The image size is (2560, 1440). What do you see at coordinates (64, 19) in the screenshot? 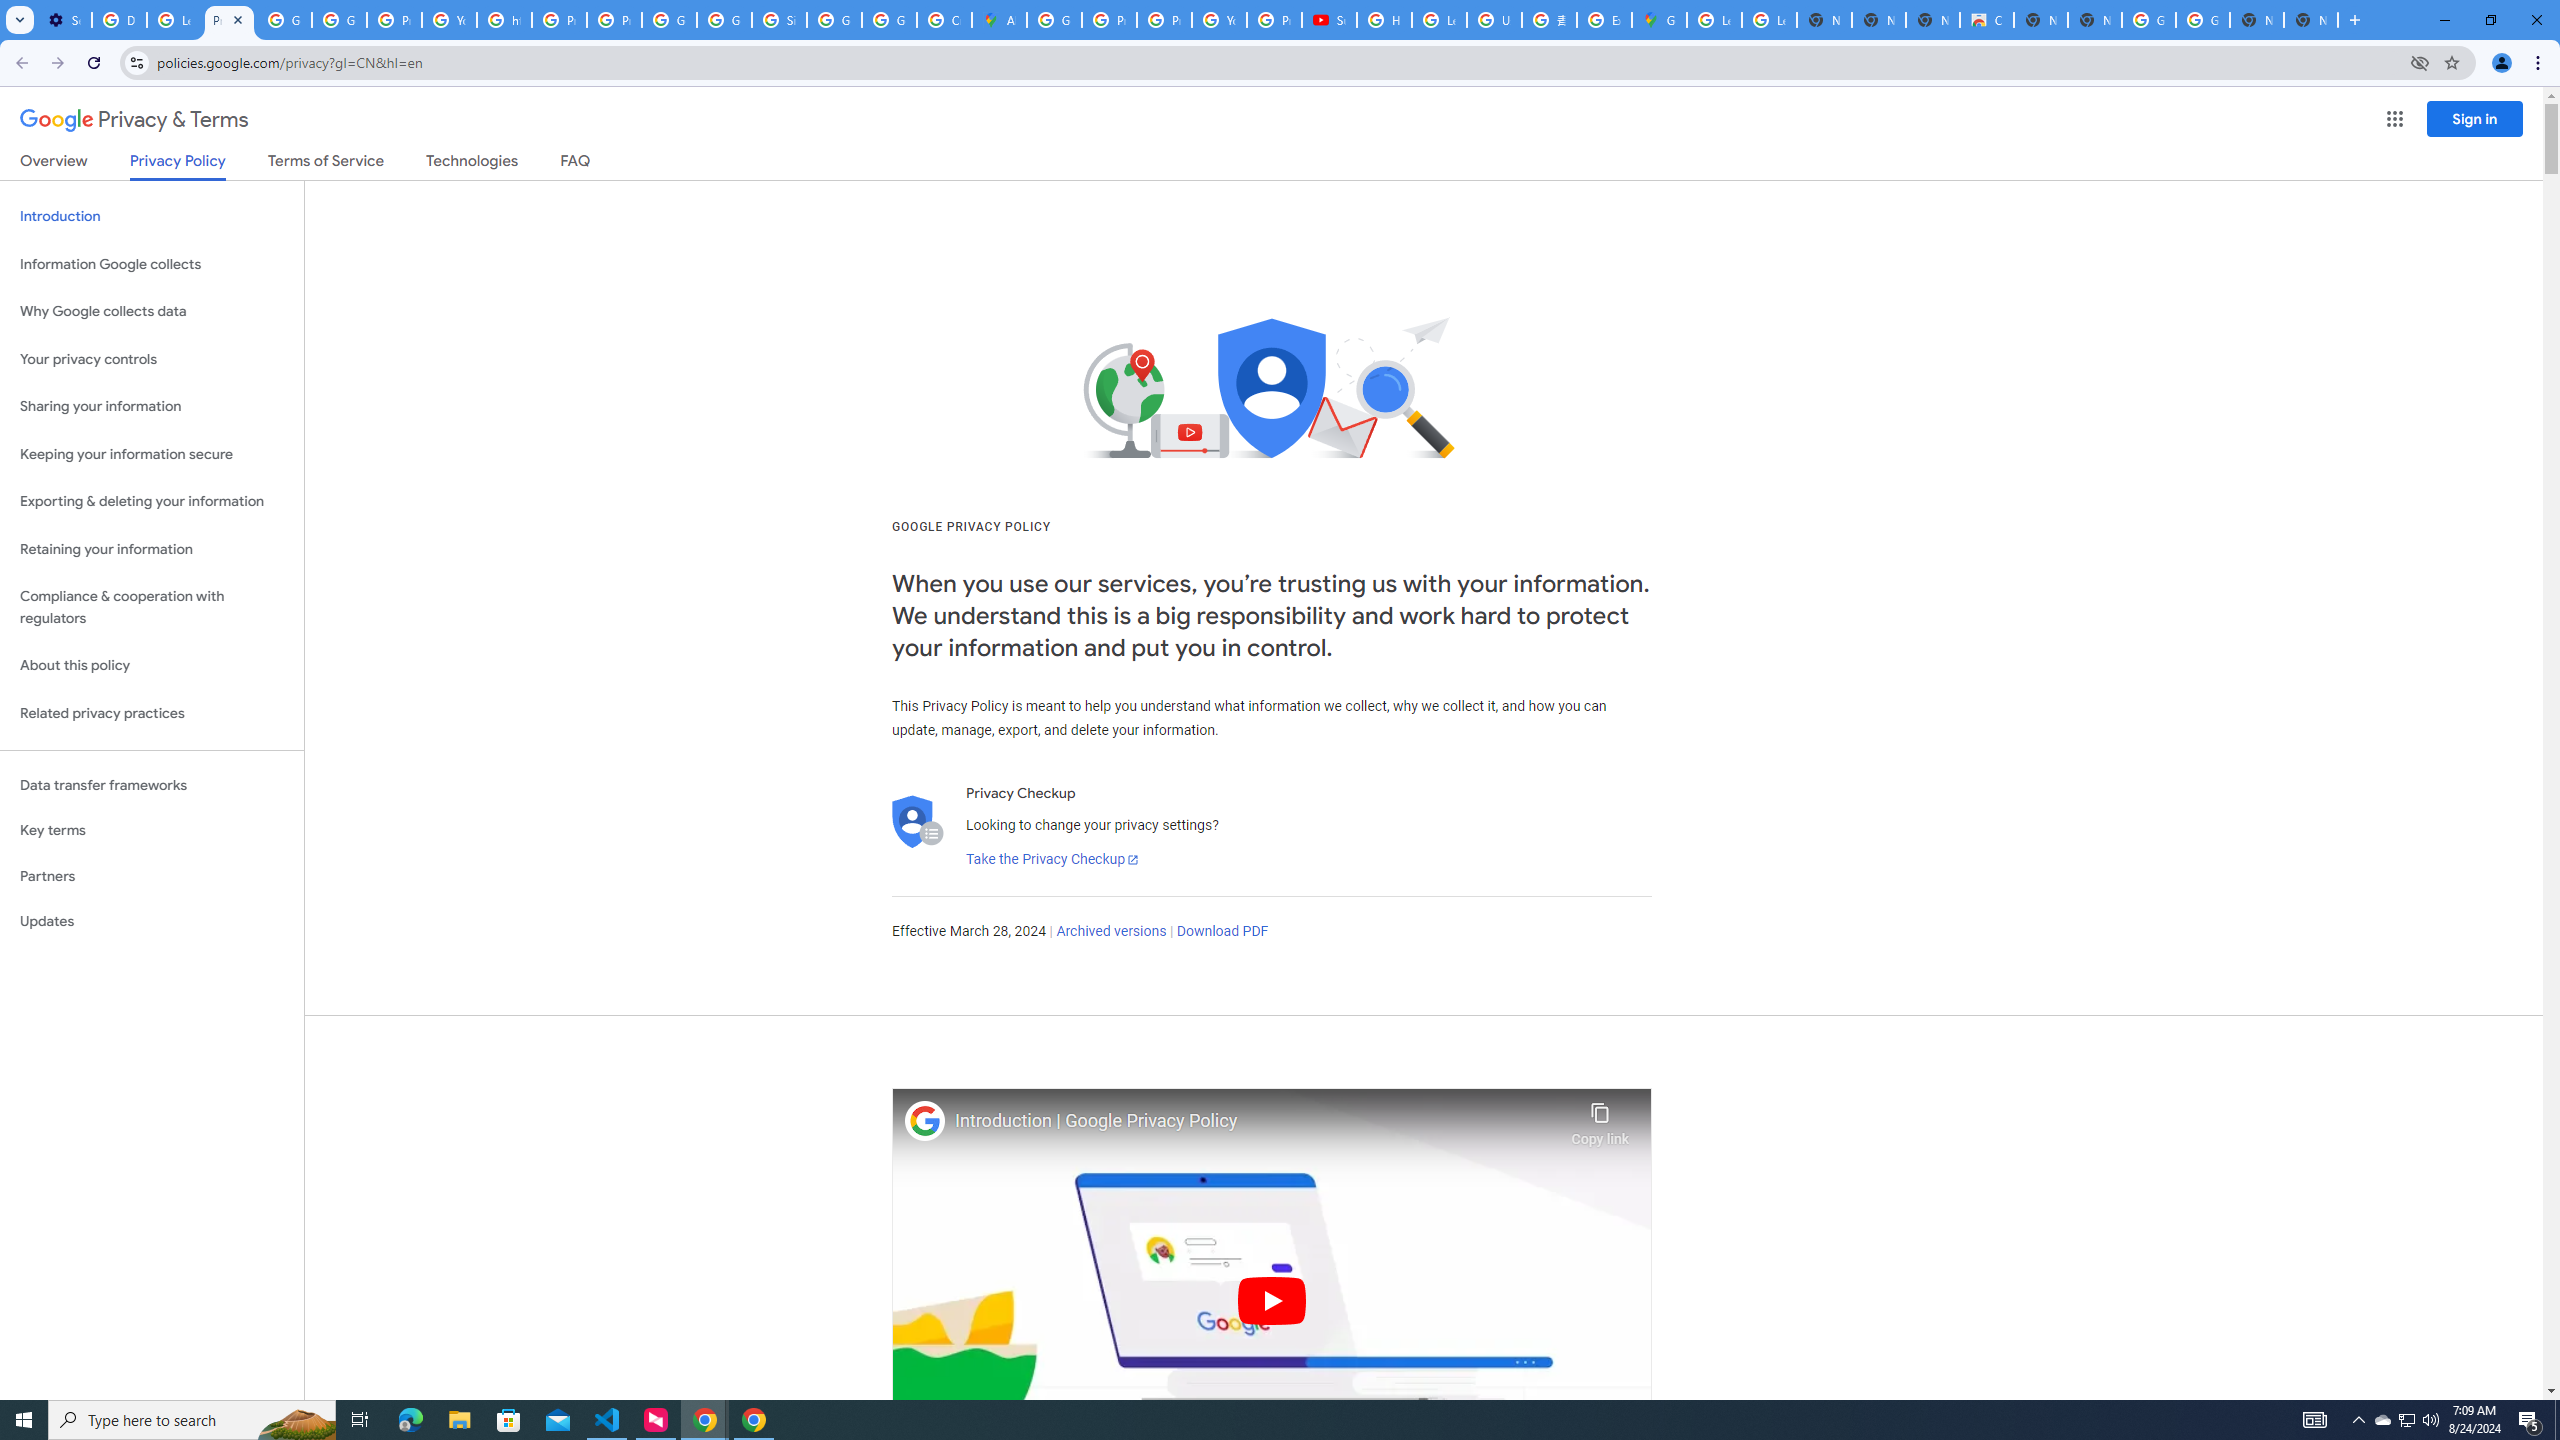
I see `'Settings - Performance'` at bounding box center [64, 19].